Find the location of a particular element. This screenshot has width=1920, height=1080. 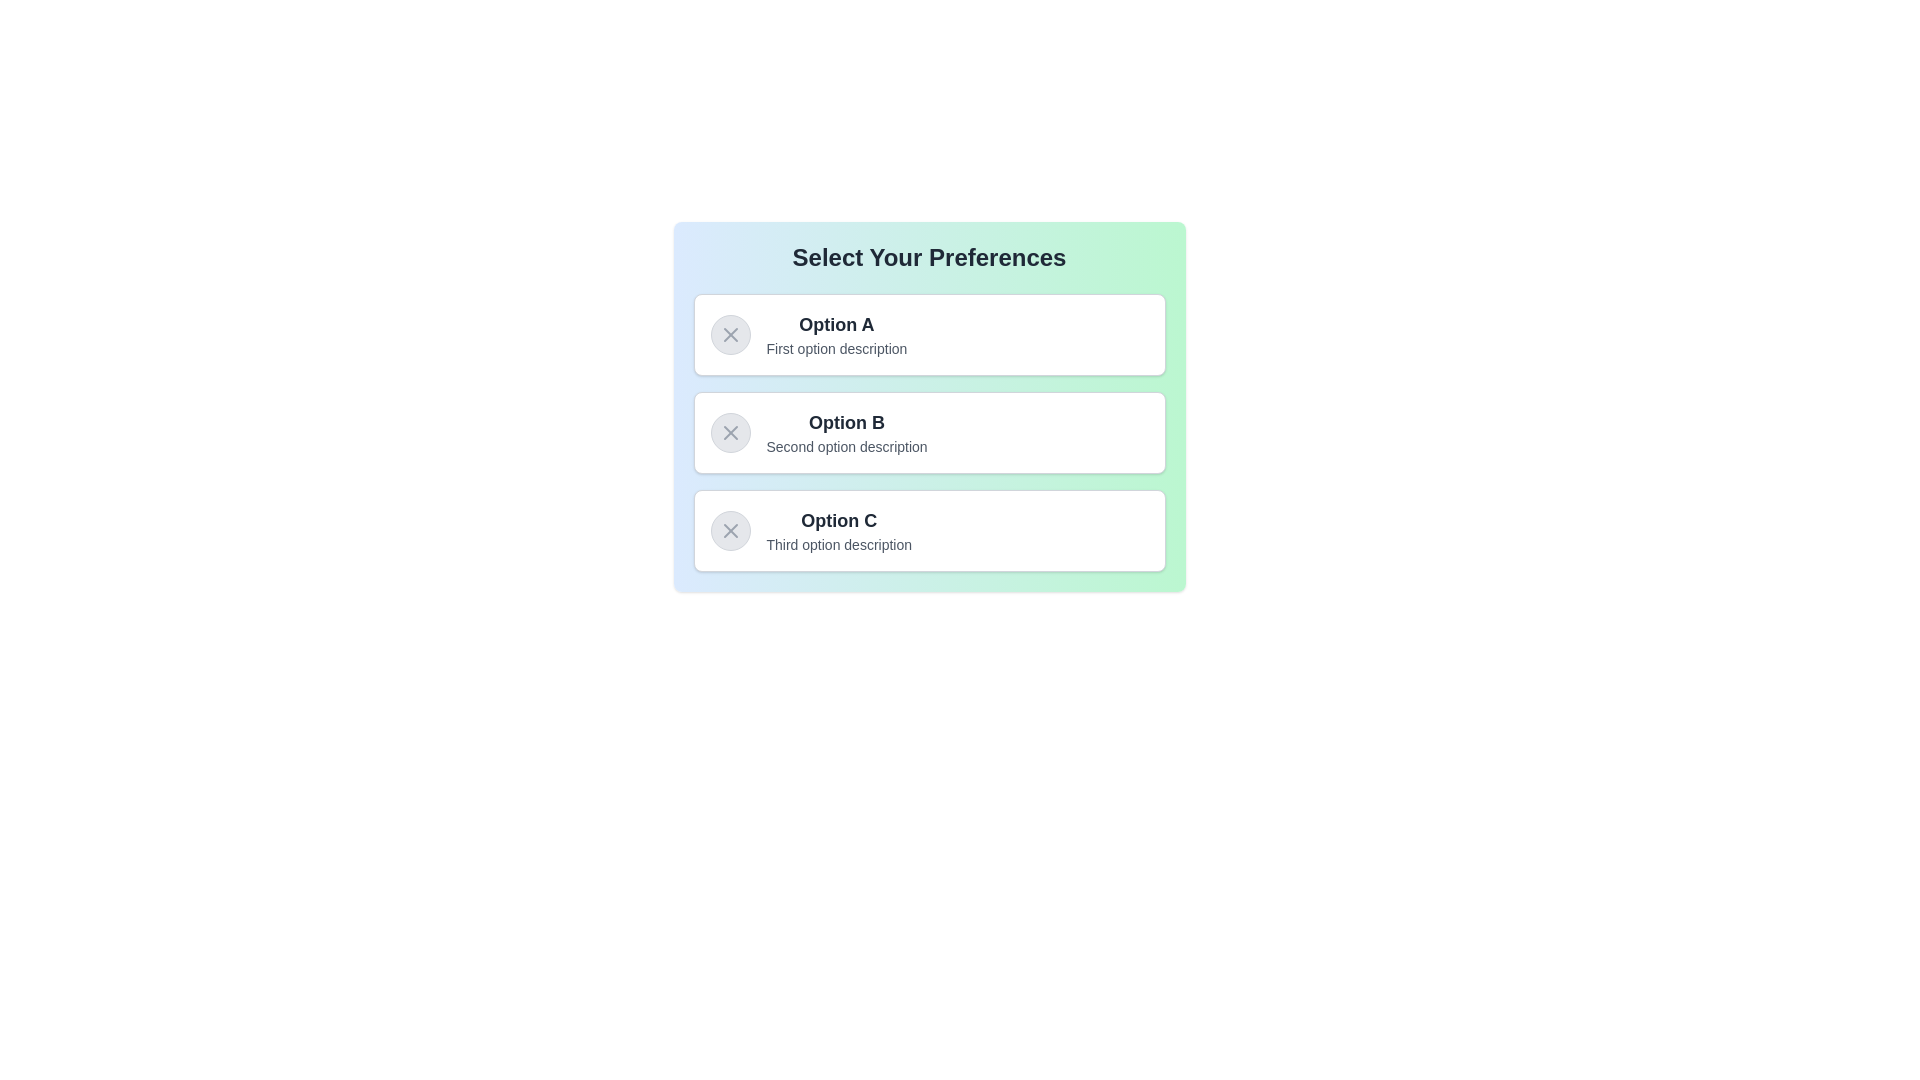

the text display element containing the title 'Option B' and the description 'Second option description', which is the second card in a vertical list of three options is located at coordinates (847, 431).